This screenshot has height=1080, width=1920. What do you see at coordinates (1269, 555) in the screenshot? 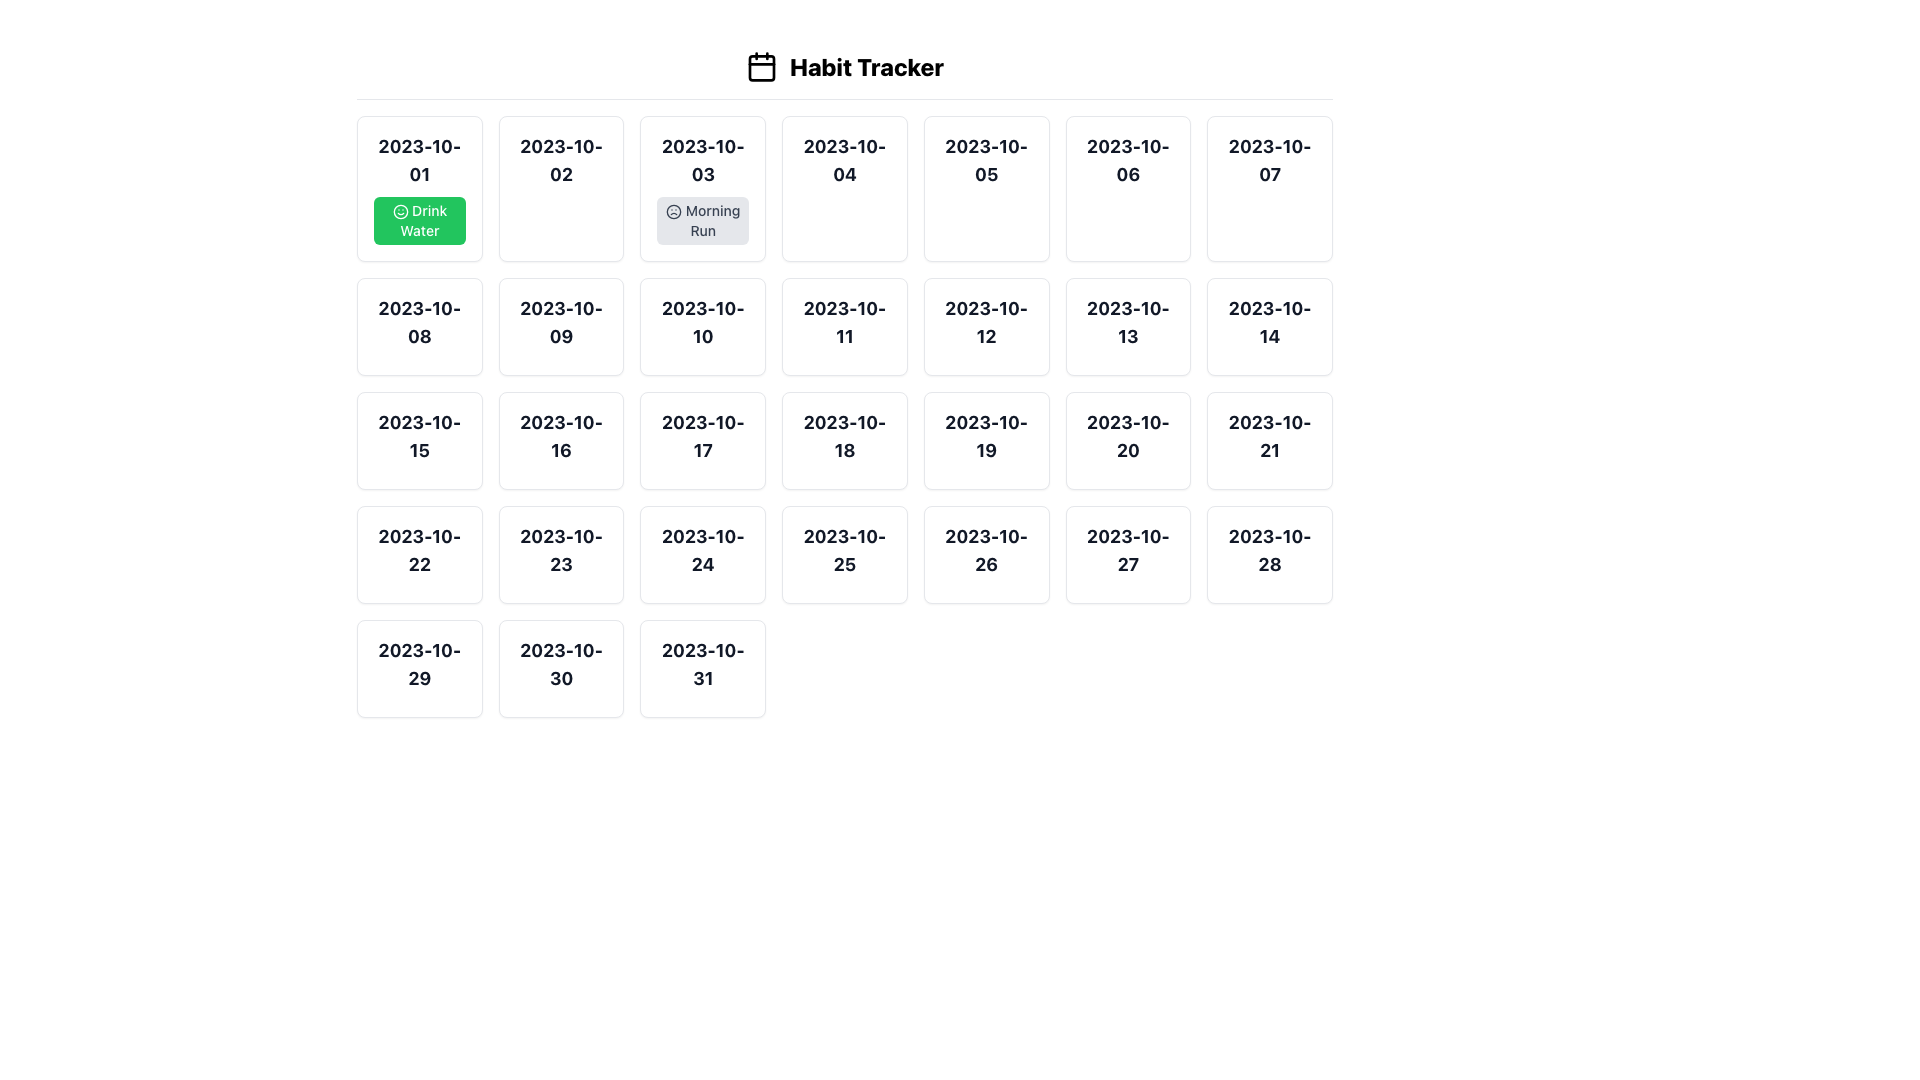
I see `the white card element containing the date '2023-10-28' in bold, large, dark-gray font` at bounding box center [1269, 555].